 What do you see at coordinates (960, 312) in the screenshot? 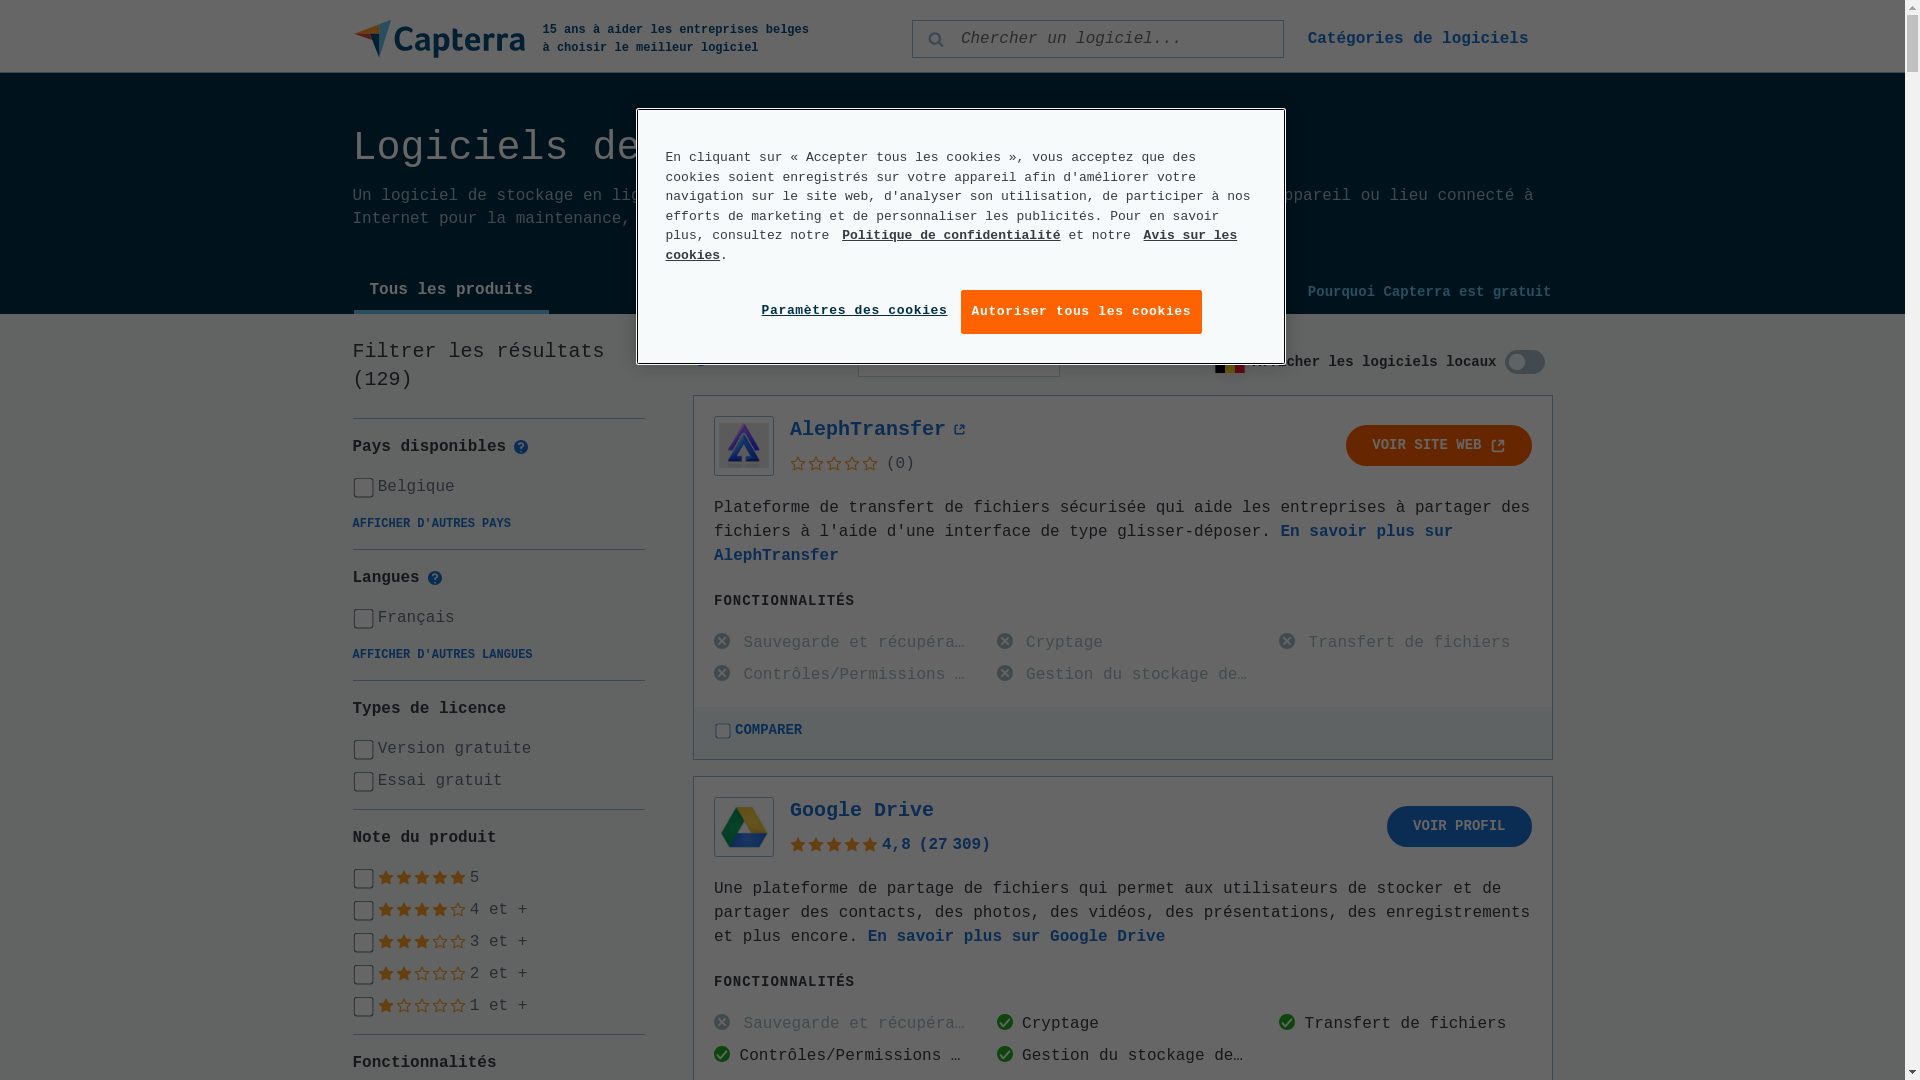
I see `'Autoriser tous les cookies'` at bounding box center [960, 312].